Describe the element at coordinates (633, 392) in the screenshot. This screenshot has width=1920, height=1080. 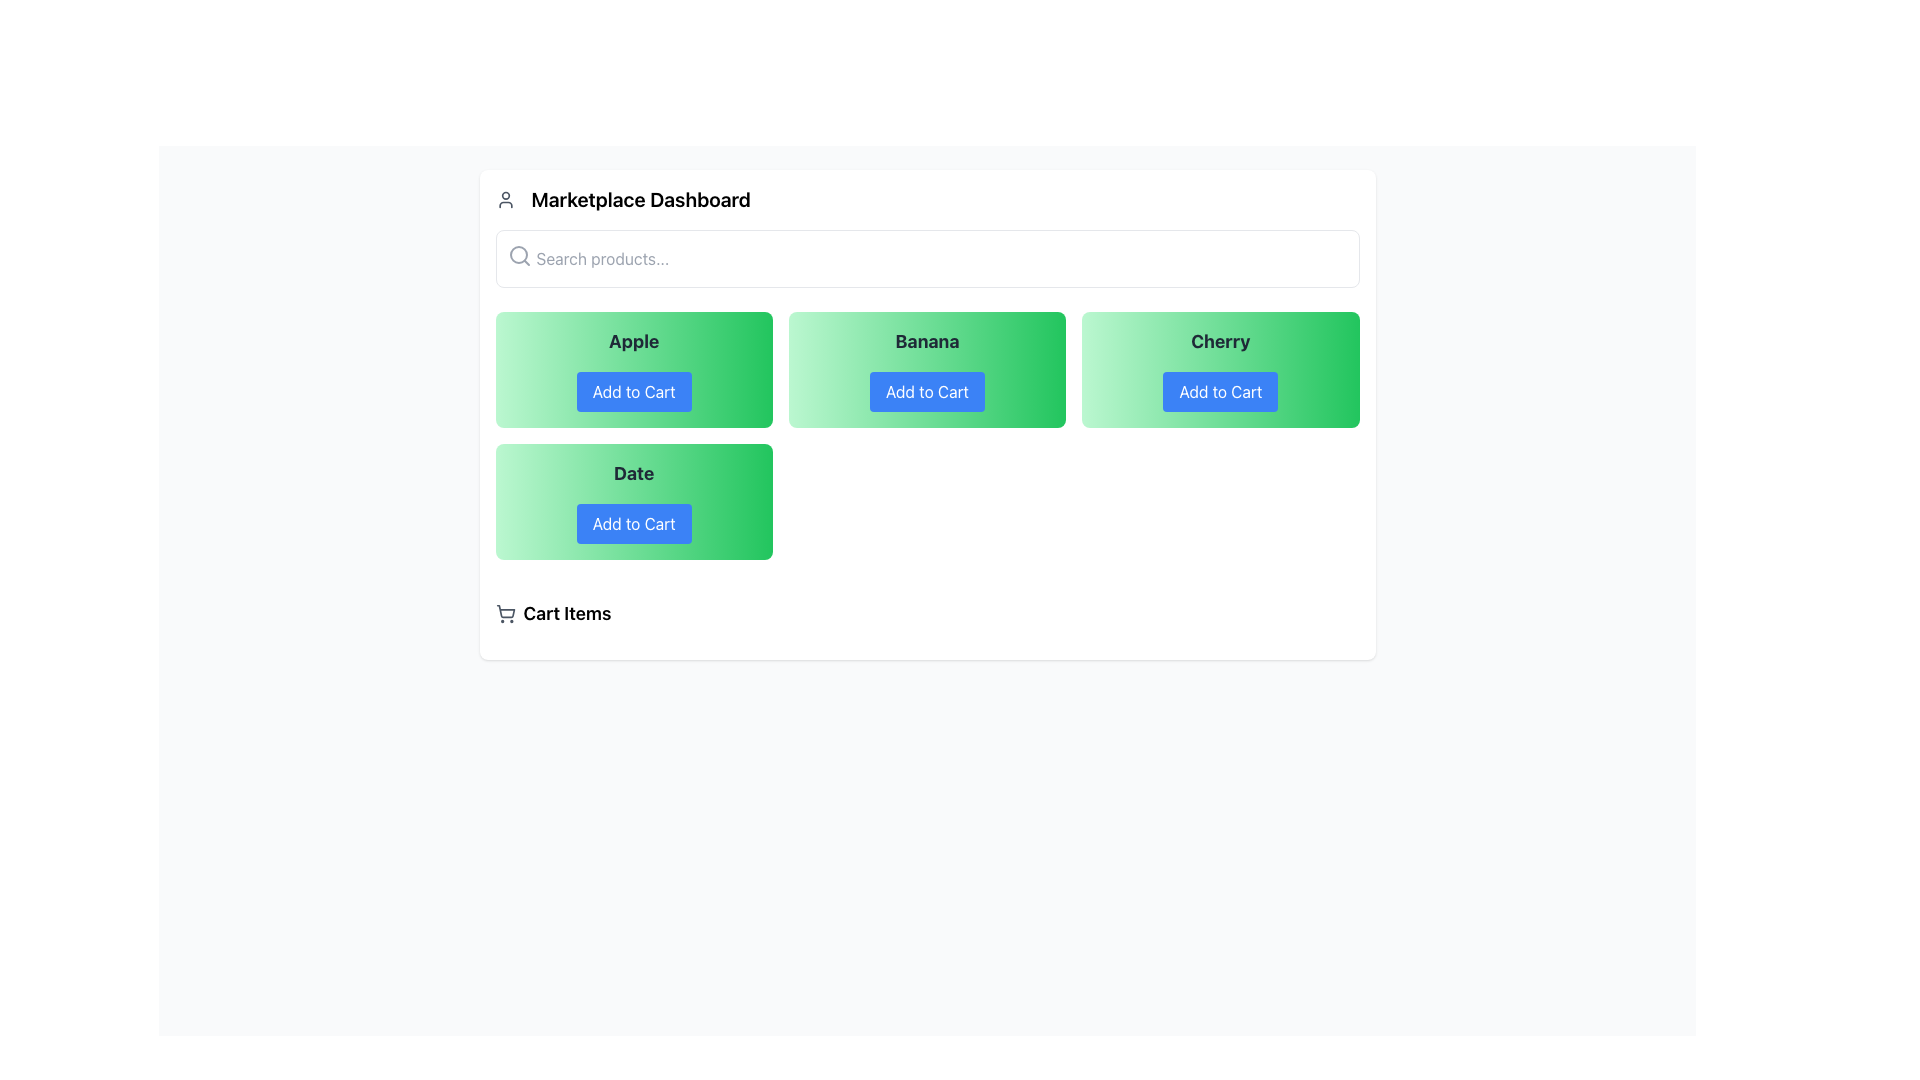
I see `the button that allows users to add 'Apple' to their shopping cart to observe the hover effect` at that location.